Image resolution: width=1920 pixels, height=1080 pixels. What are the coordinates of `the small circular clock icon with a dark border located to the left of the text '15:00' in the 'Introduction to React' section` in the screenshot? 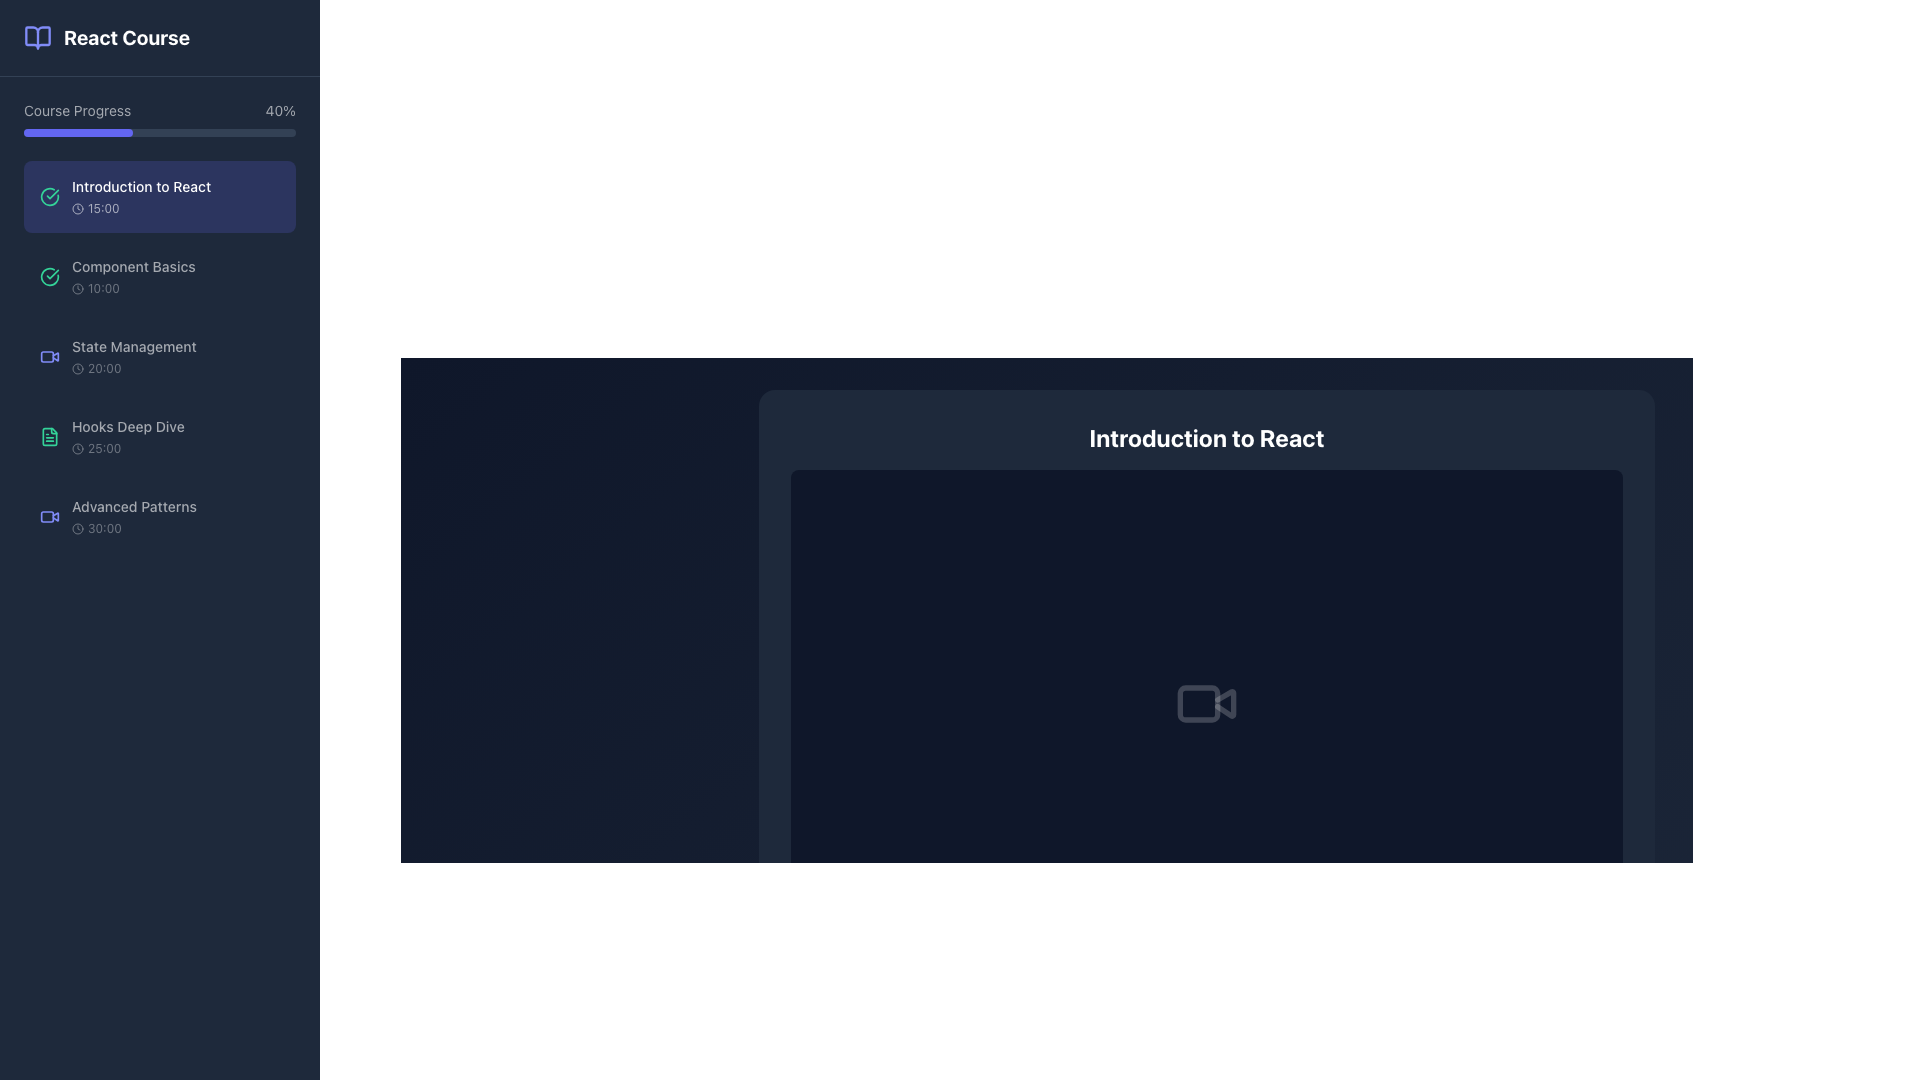 It's located at (77, 208).